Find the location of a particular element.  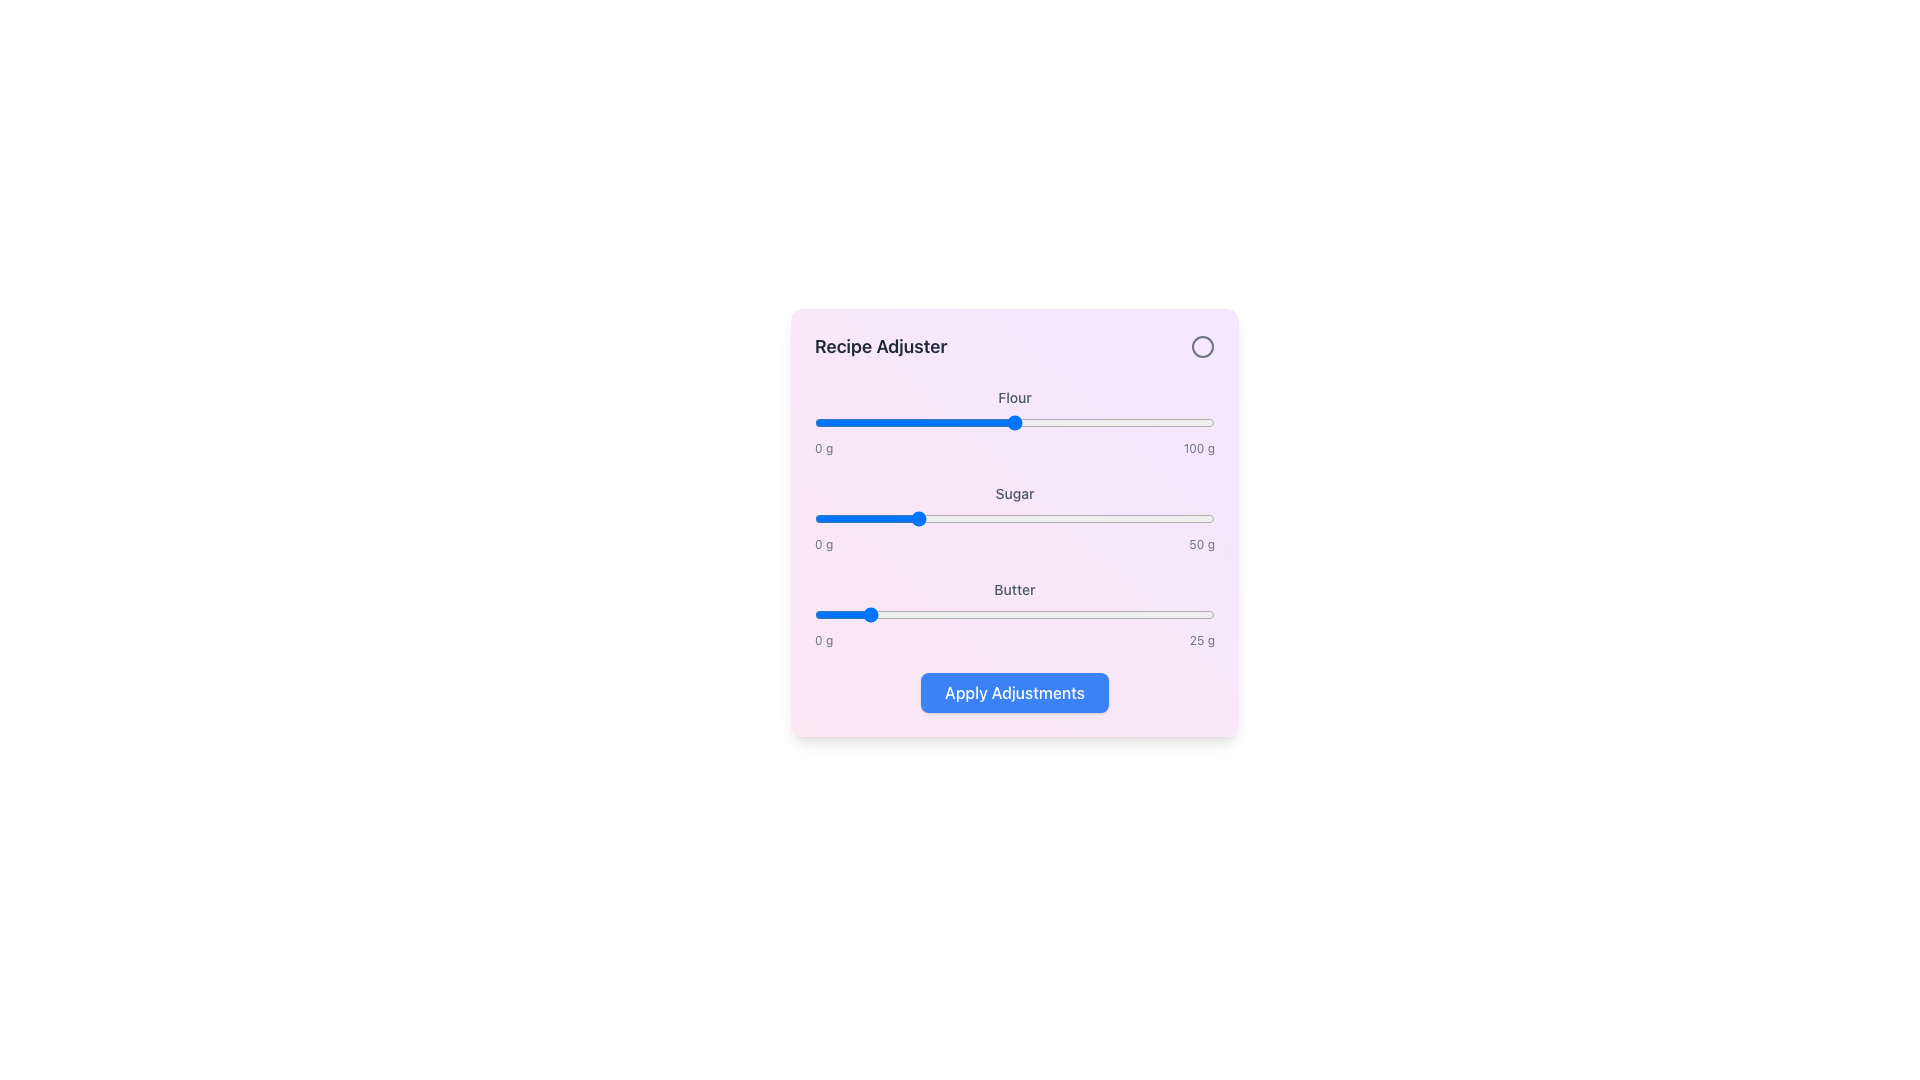

sugar level is located at coordinates (1102, 518).